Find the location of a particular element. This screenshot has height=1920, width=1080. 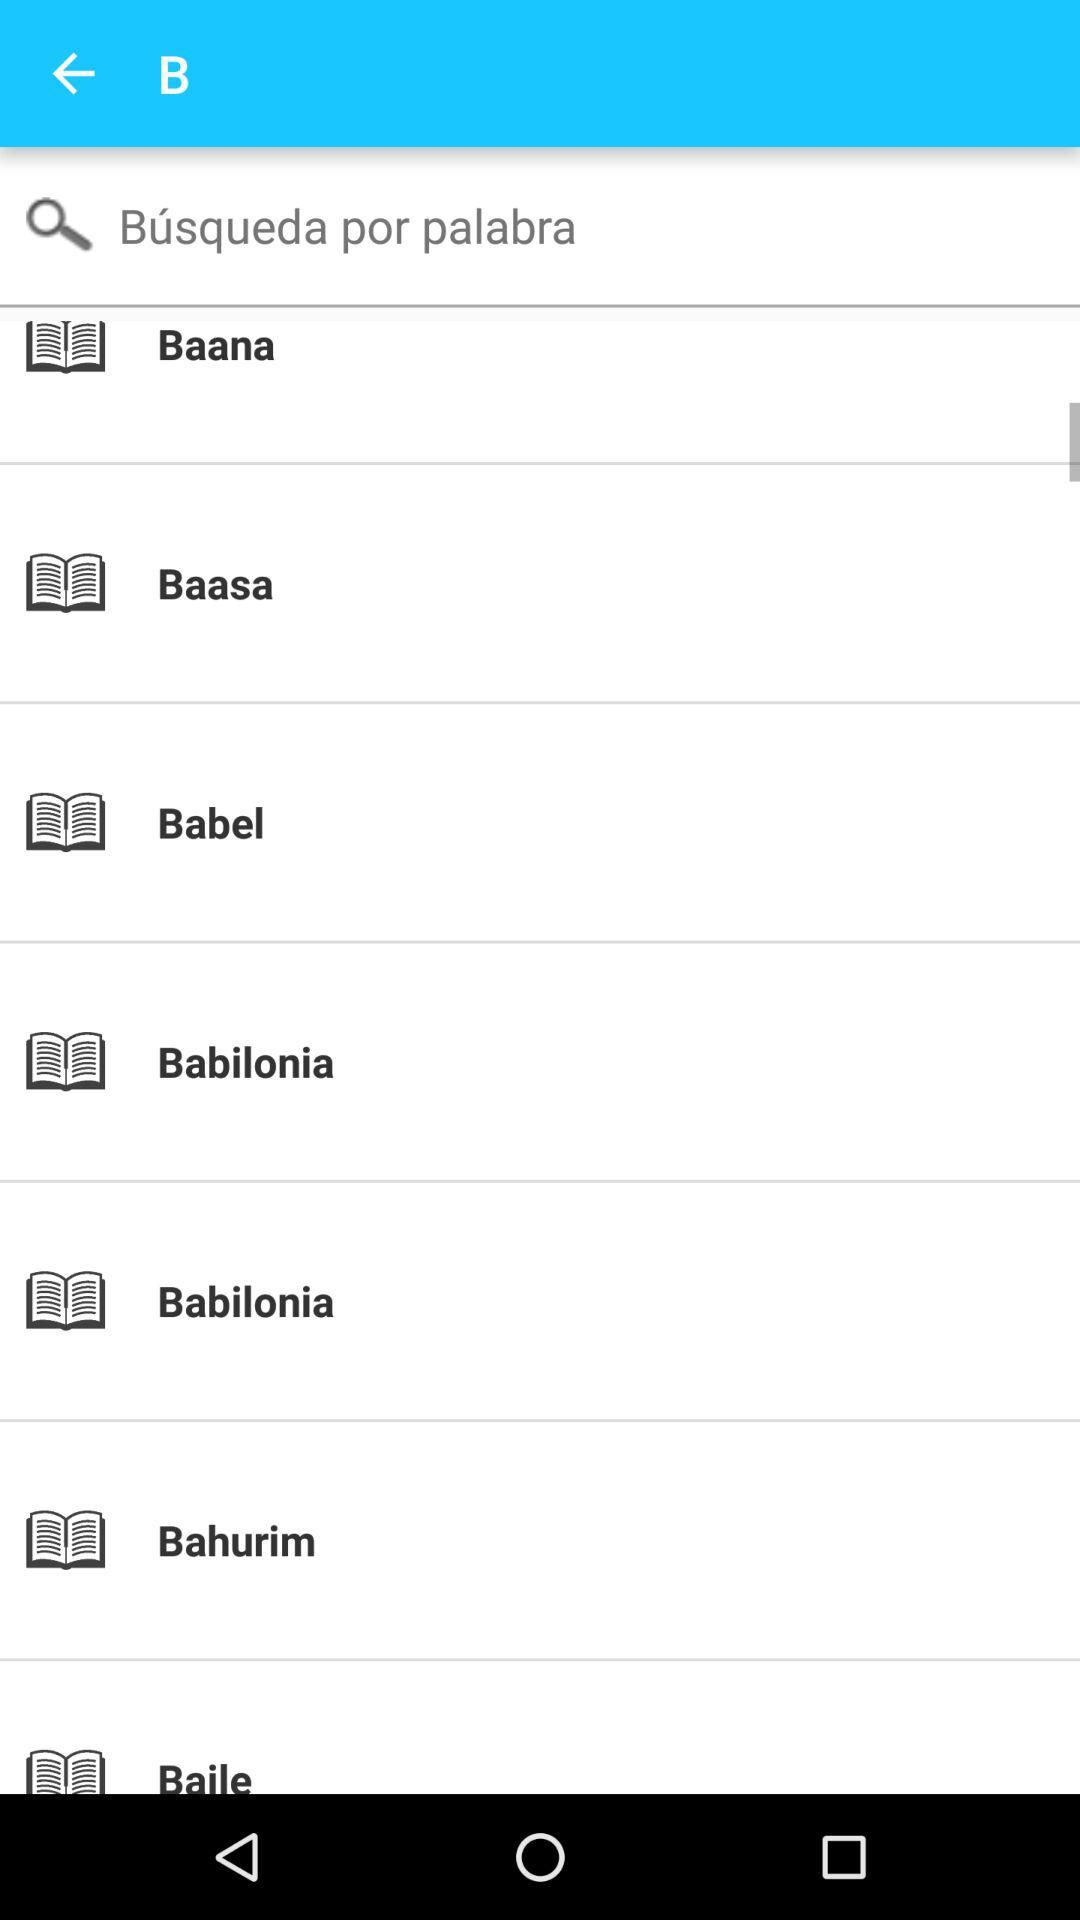

baile icon is located at coordinates (574, 1772).